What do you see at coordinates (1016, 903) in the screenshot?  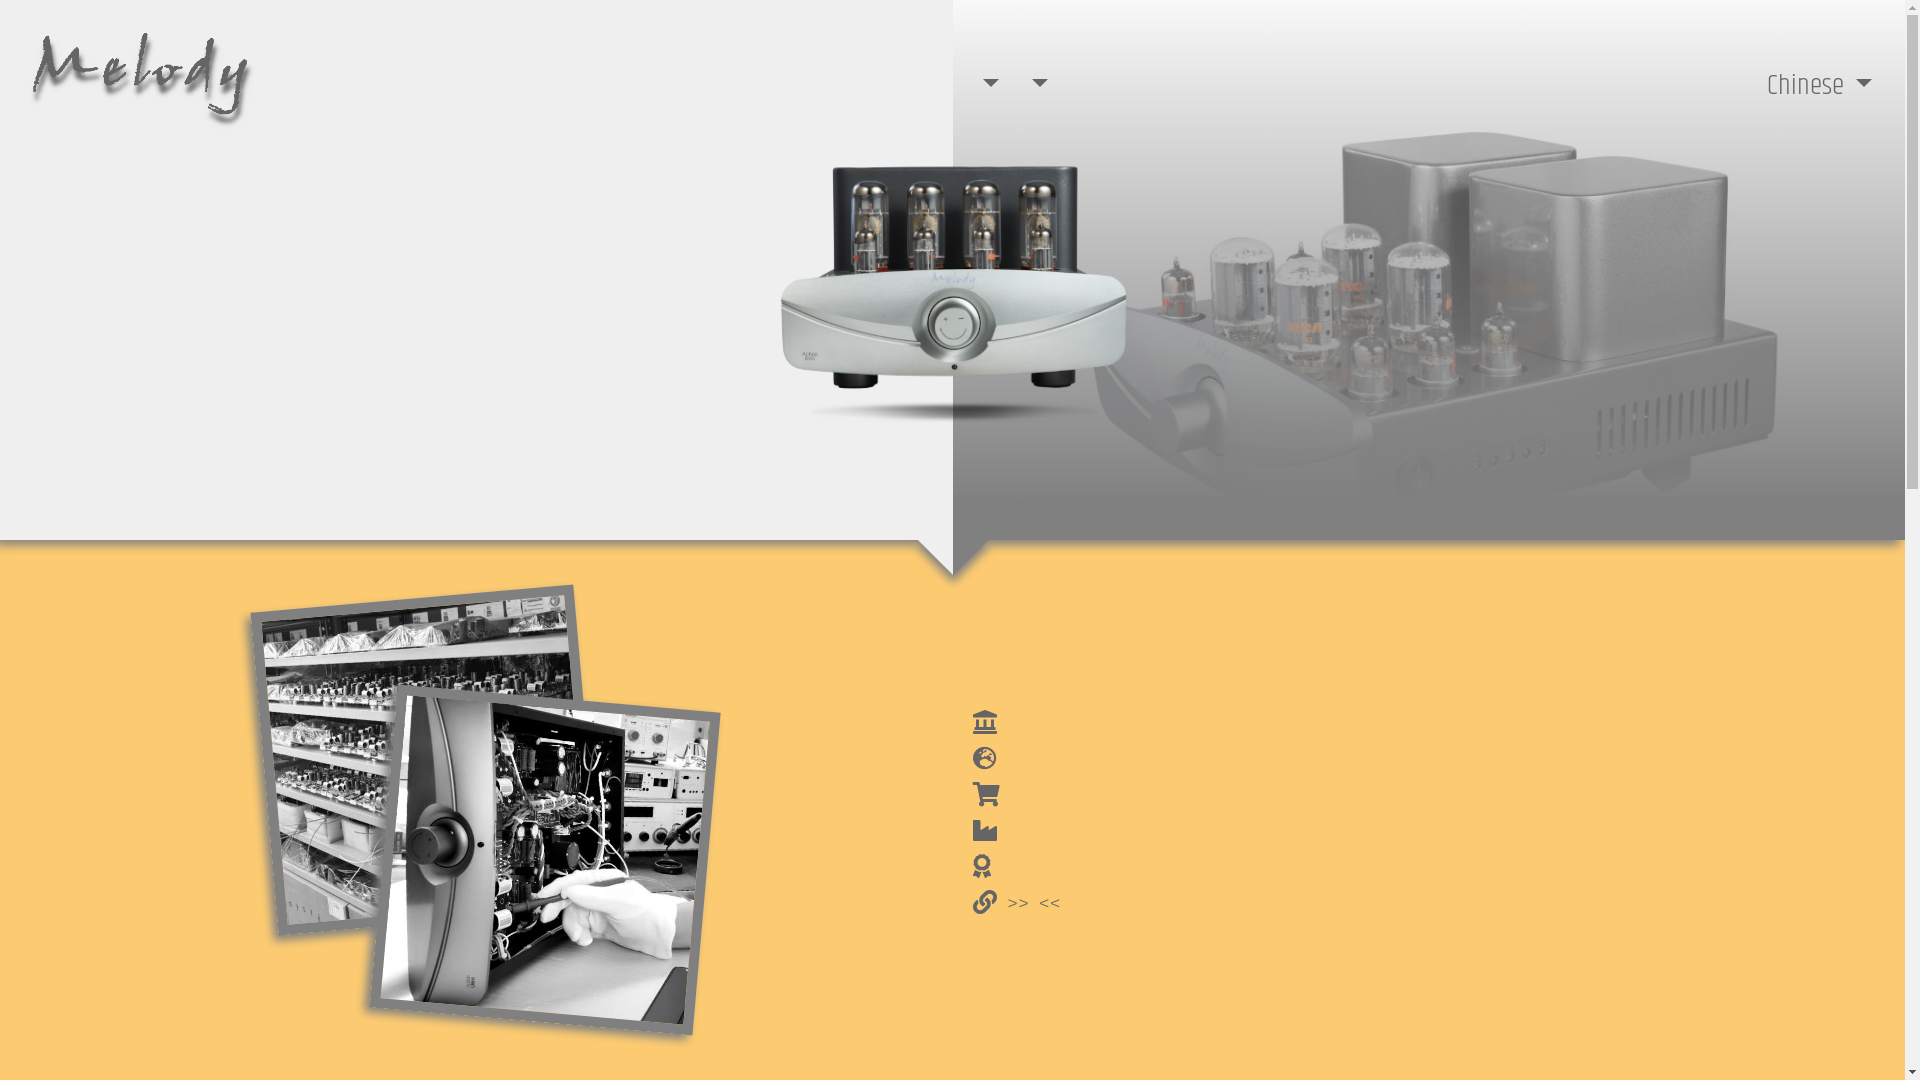 I see `'  >>  <<'` at bounding box center [1016, 903].